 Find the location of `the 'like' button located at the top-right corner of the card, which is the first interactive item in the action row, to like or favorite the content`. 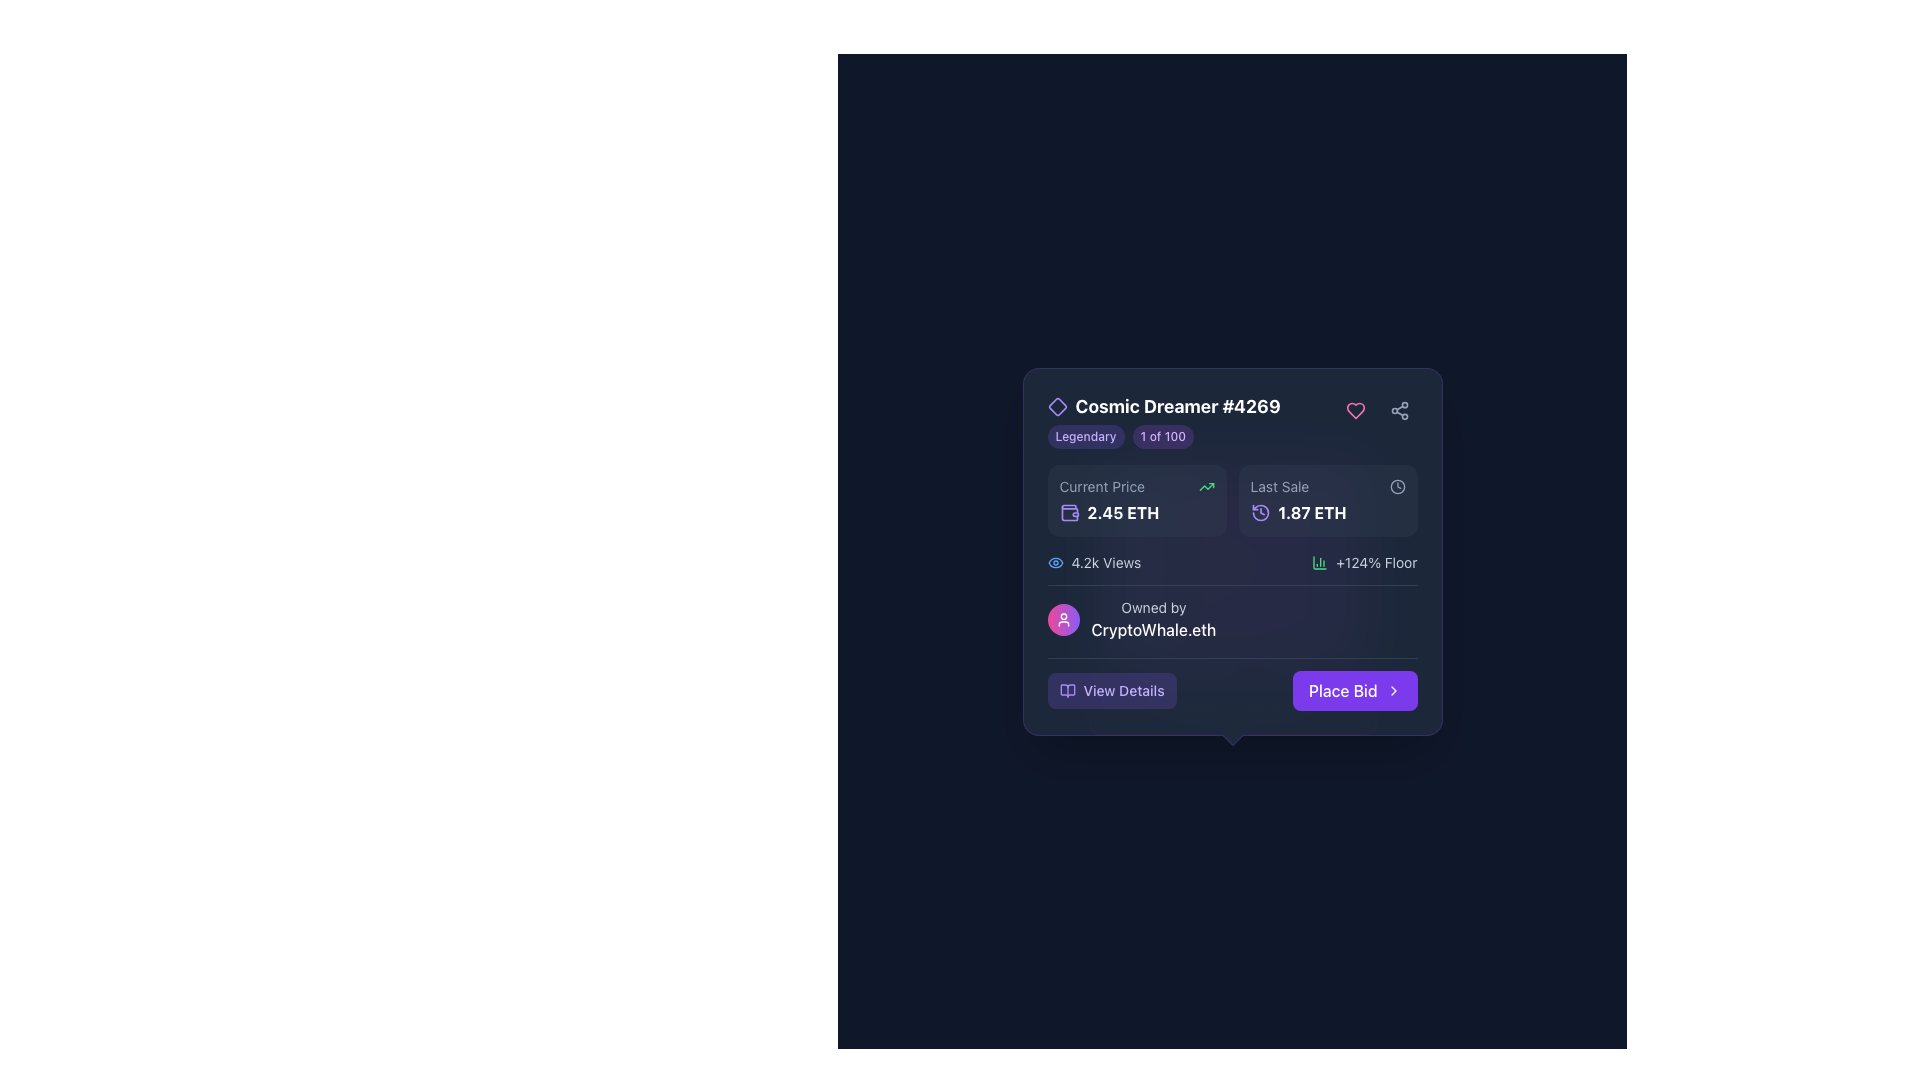

the 'like' button located at the top-right corner of the card, which is the first interactive item in the action row, to like or favorite the content is located at coordinates (1355, 410).